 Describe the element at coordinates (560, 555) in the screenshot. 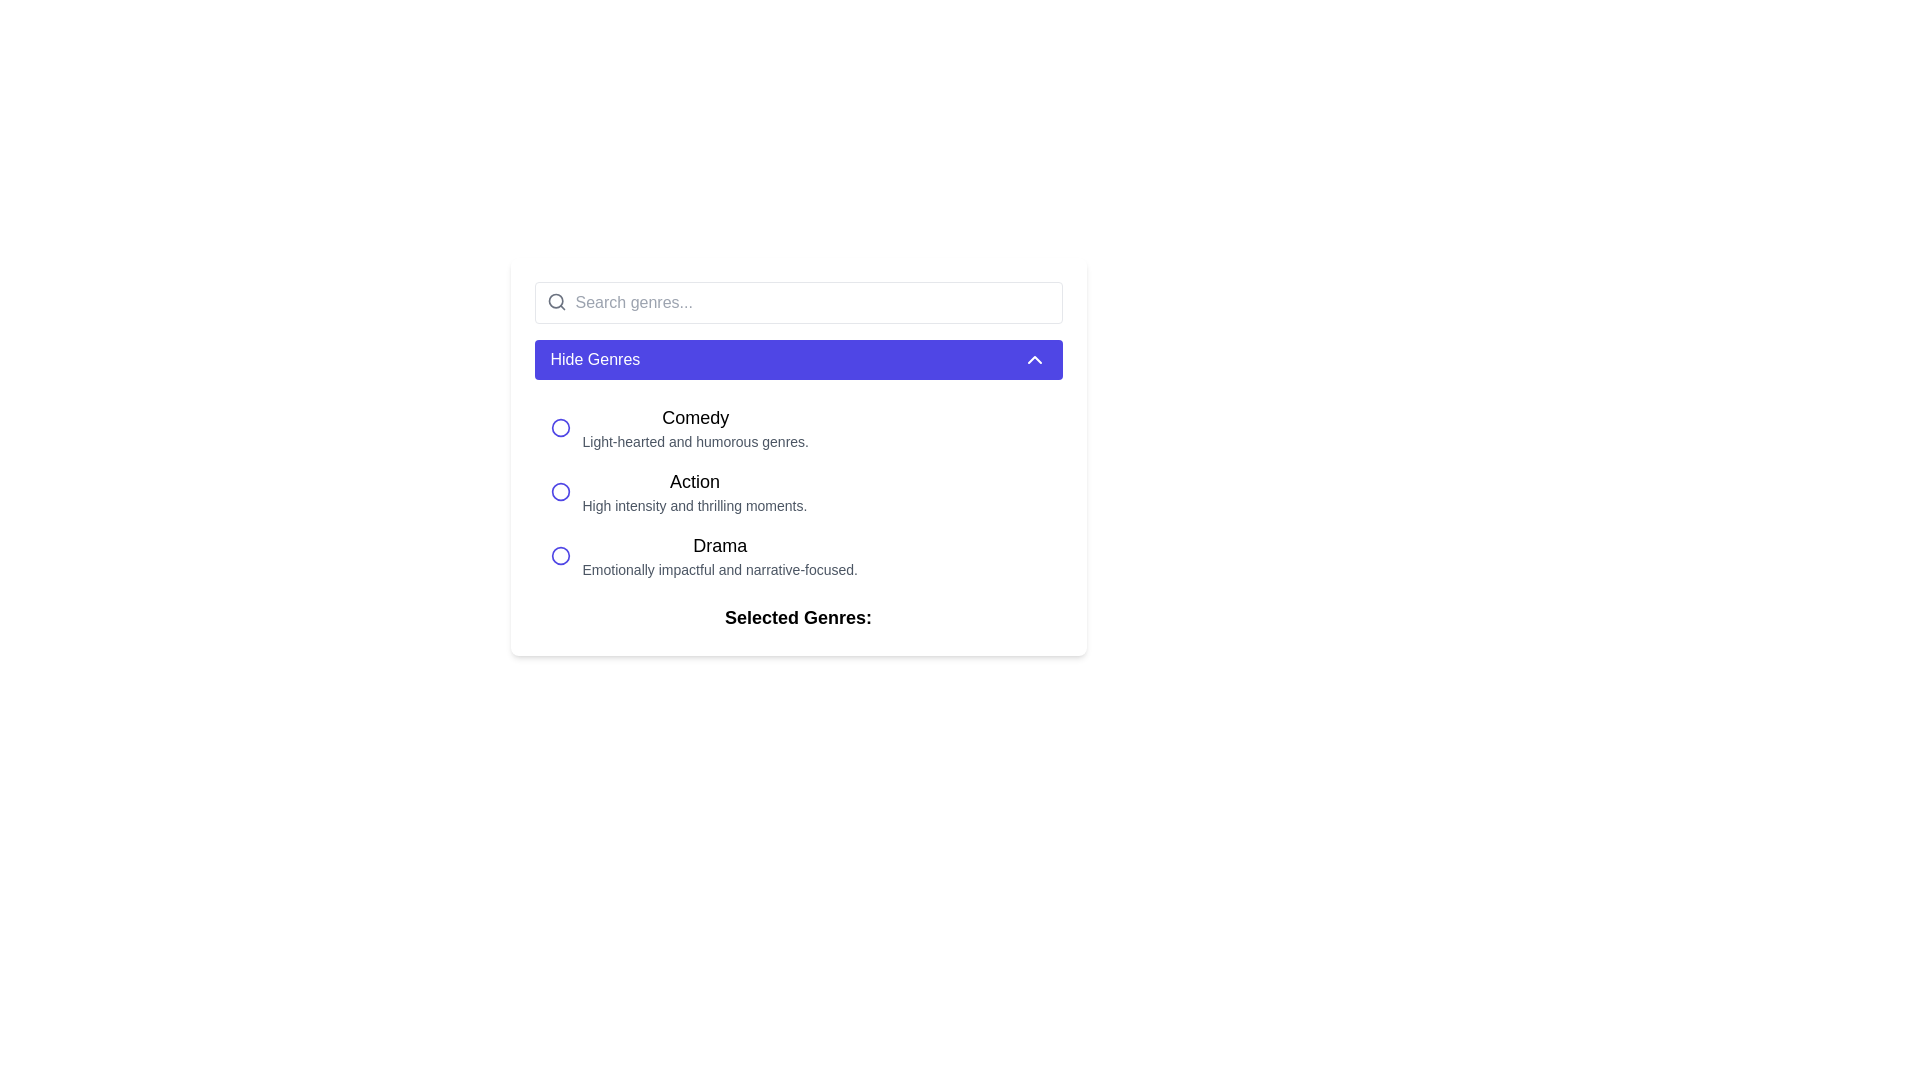

I see `the circle checkbox for the 'Drama' genre` at that location.